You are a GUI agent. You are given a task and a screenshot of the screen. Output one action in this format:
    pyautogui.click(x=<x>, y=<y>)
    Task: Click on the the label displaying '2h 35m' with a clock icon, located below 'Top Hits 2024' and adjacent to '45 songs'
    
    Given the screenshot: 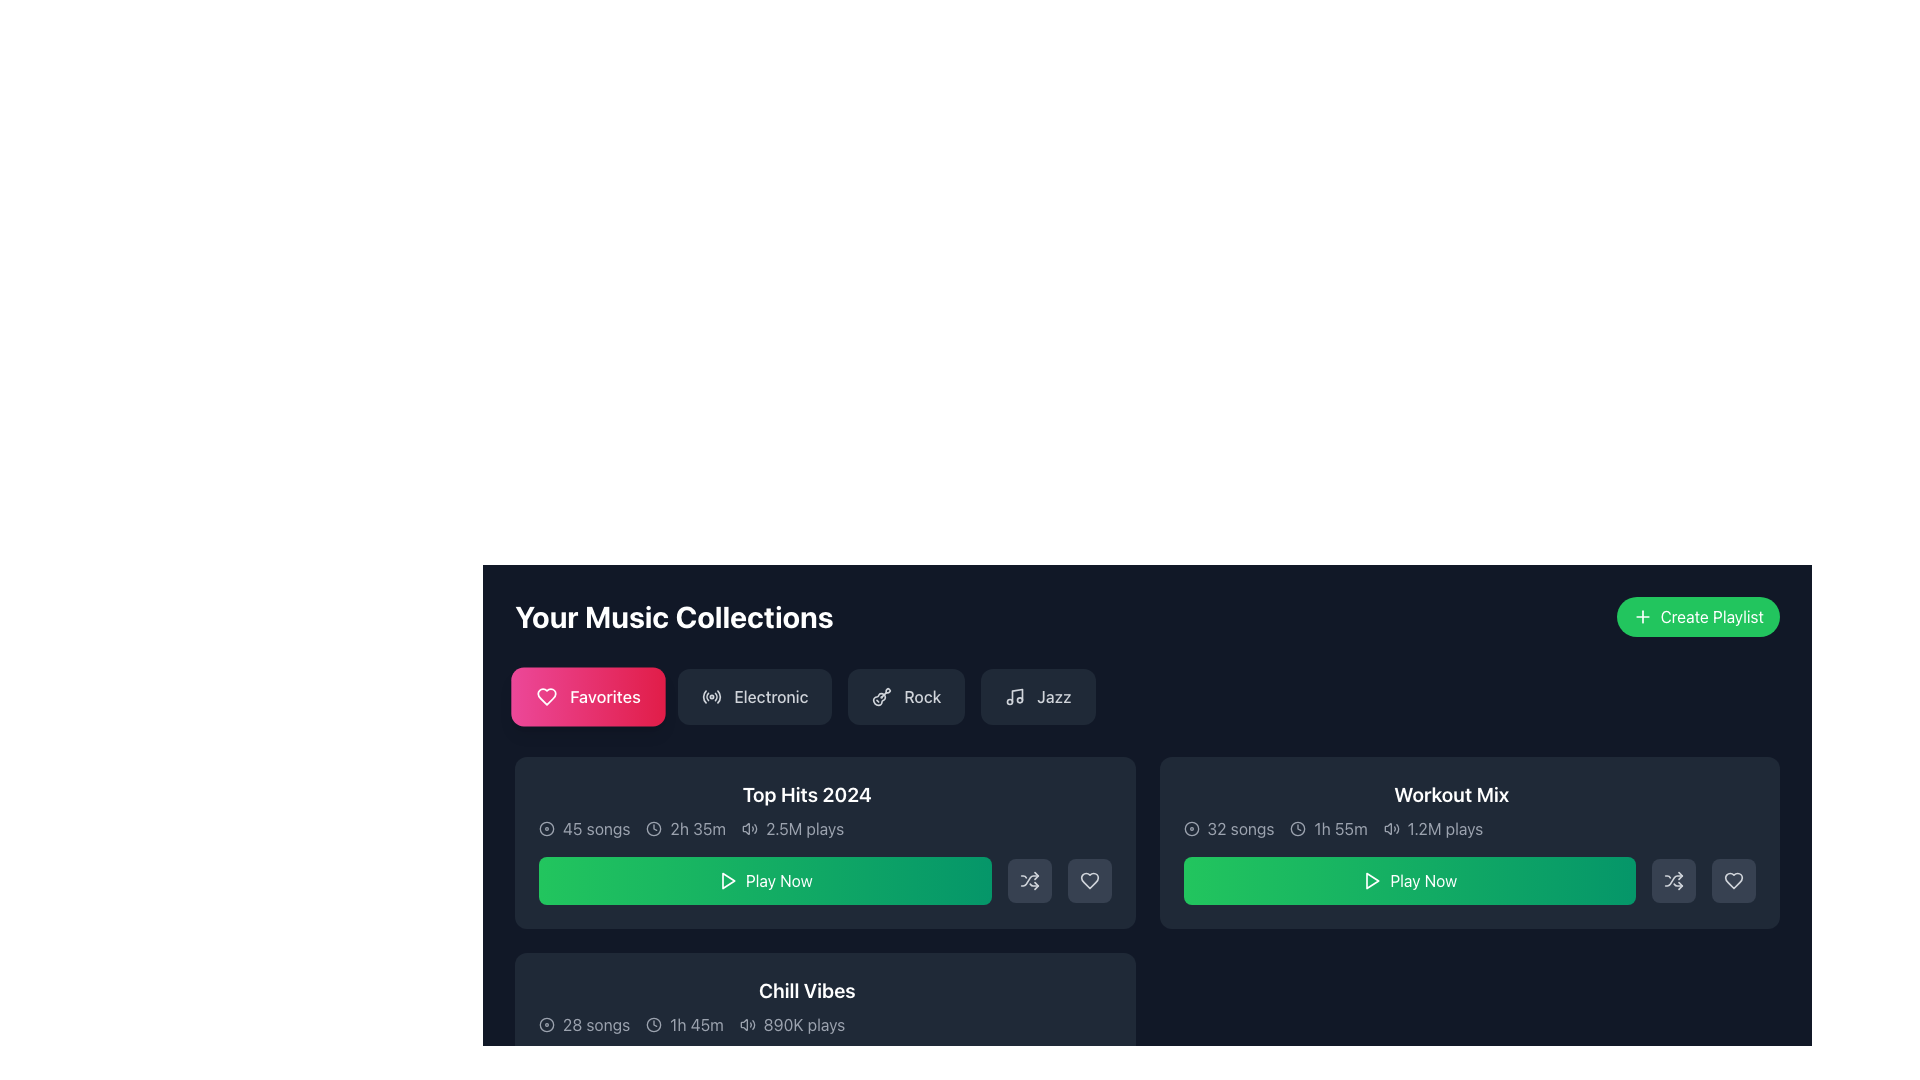 What is the action you would take?
    pyautogui.click(x=686, y=829)
    